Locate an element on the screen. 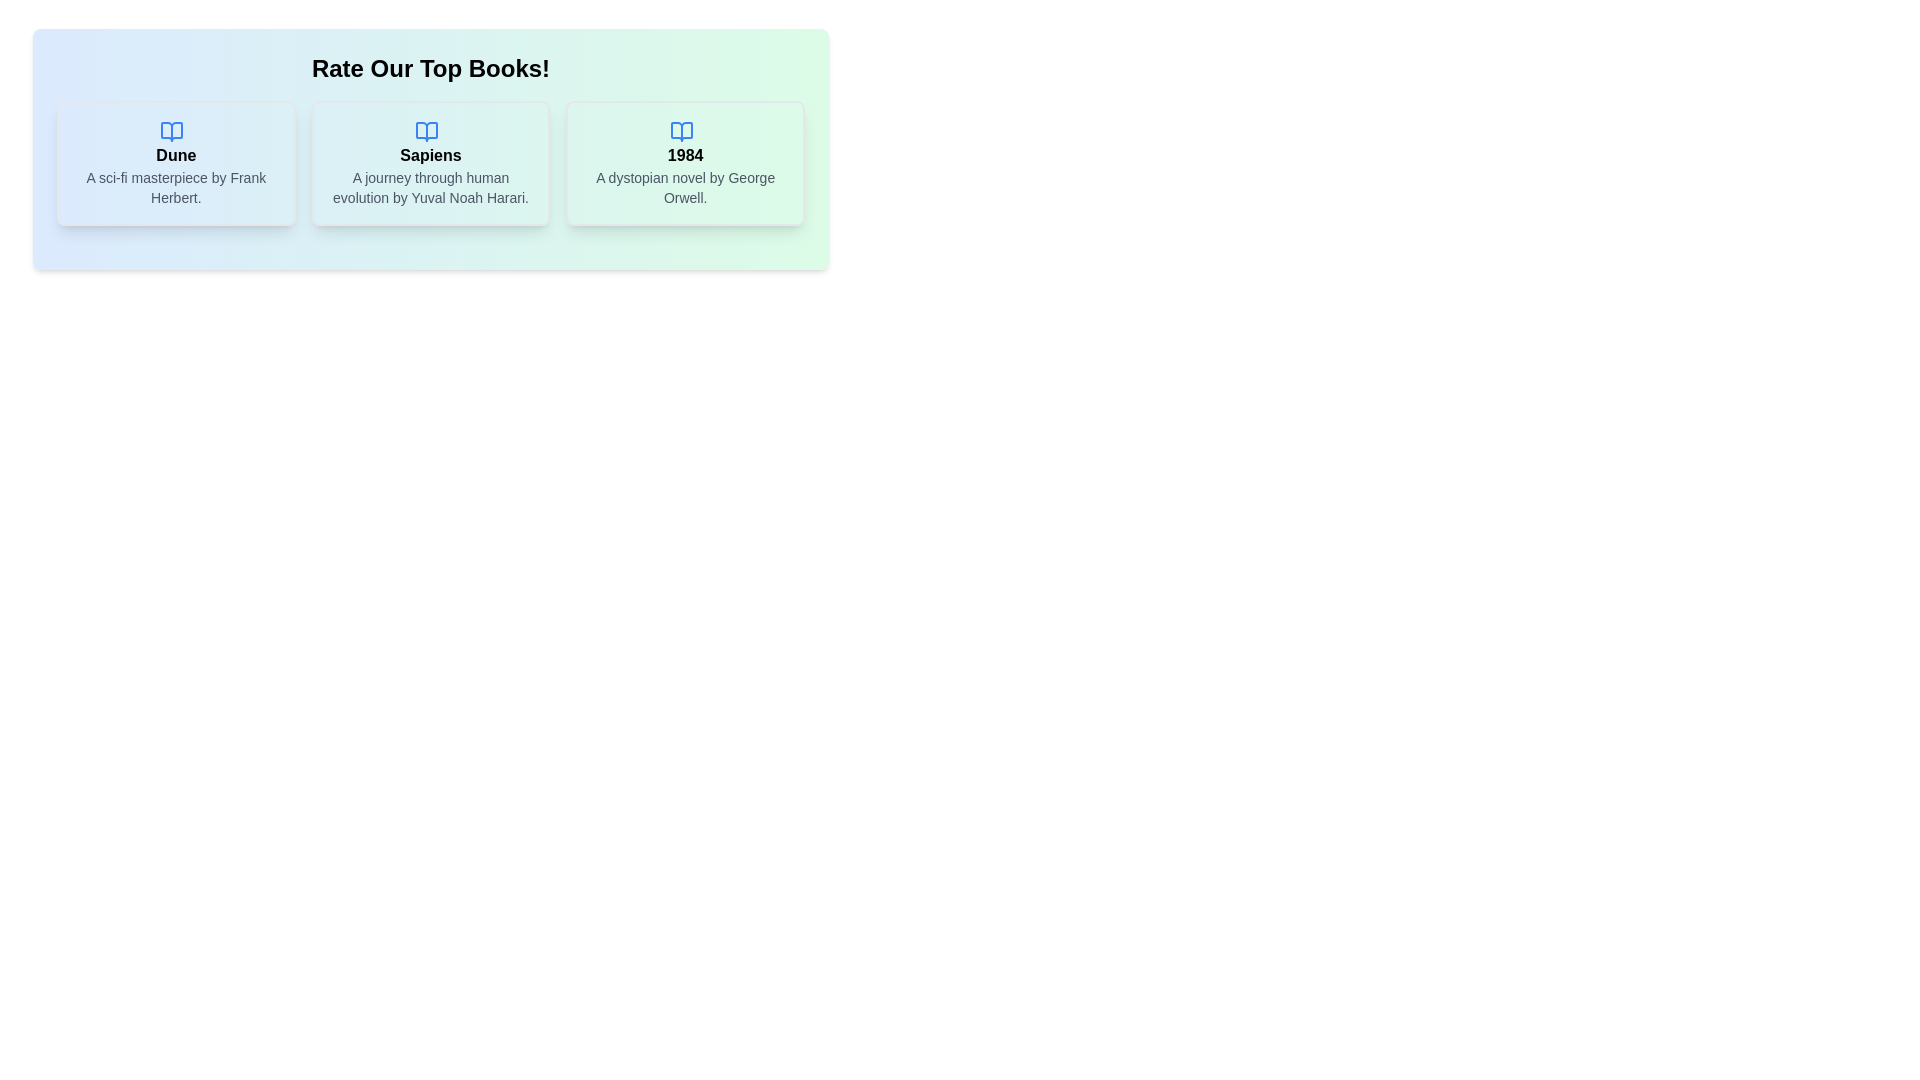  the blue open book icon in the header of the 'Dune' card, located at the top-left entry among horizontally arranged book cards is located at coordinates (172, 131).